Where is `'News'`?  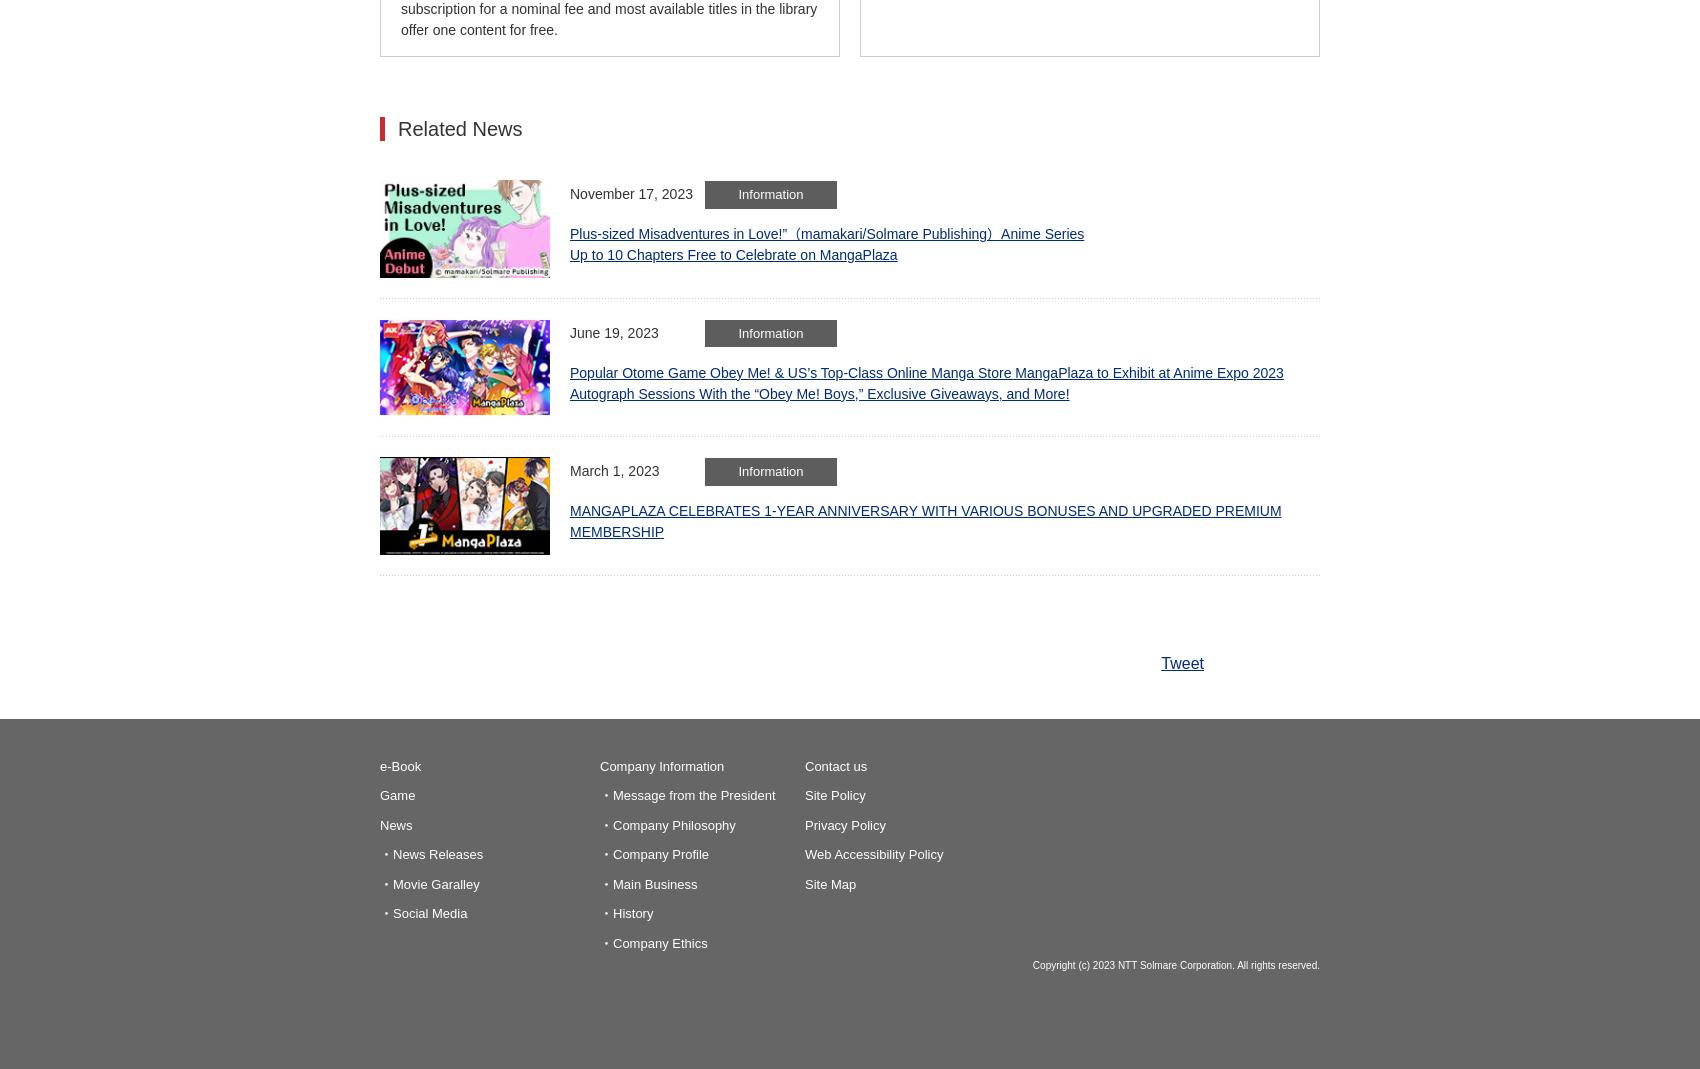
'News' is located at coordinates (378, 824).